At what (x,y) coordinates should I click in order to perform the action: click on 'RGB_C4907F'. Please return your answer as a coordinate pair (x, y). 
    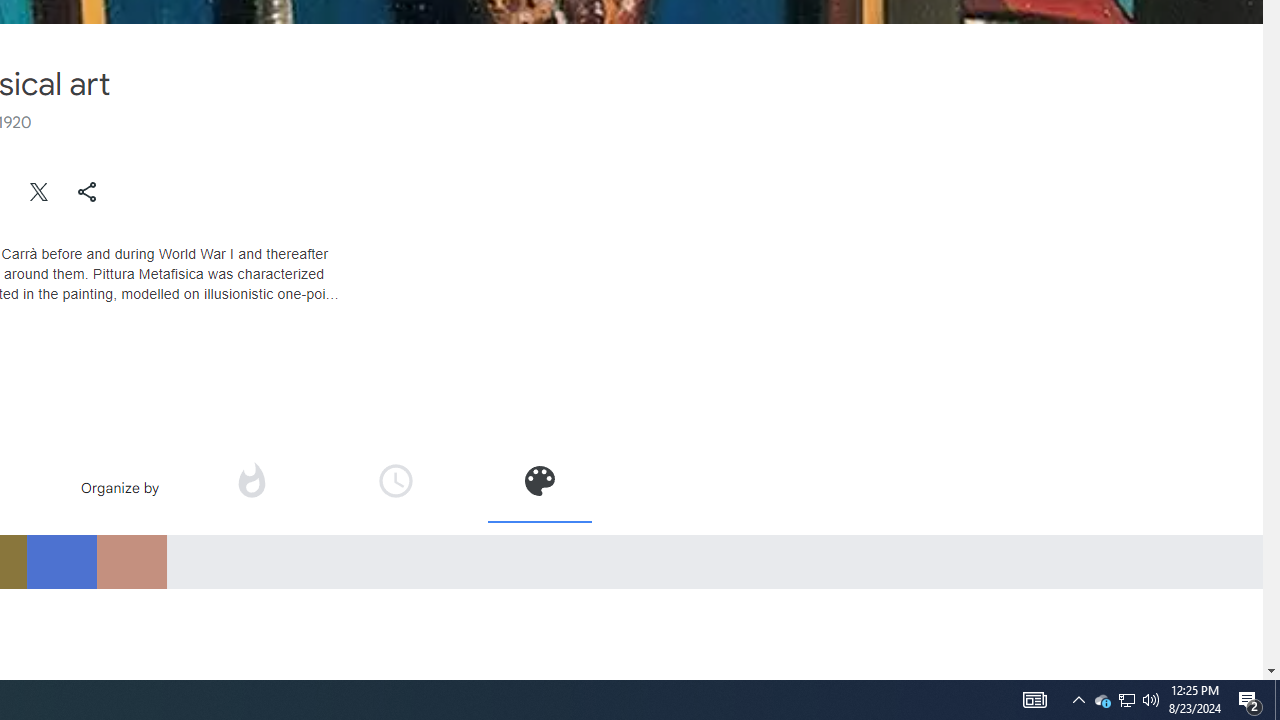
    Looking at the image, I should click on (130, 561).